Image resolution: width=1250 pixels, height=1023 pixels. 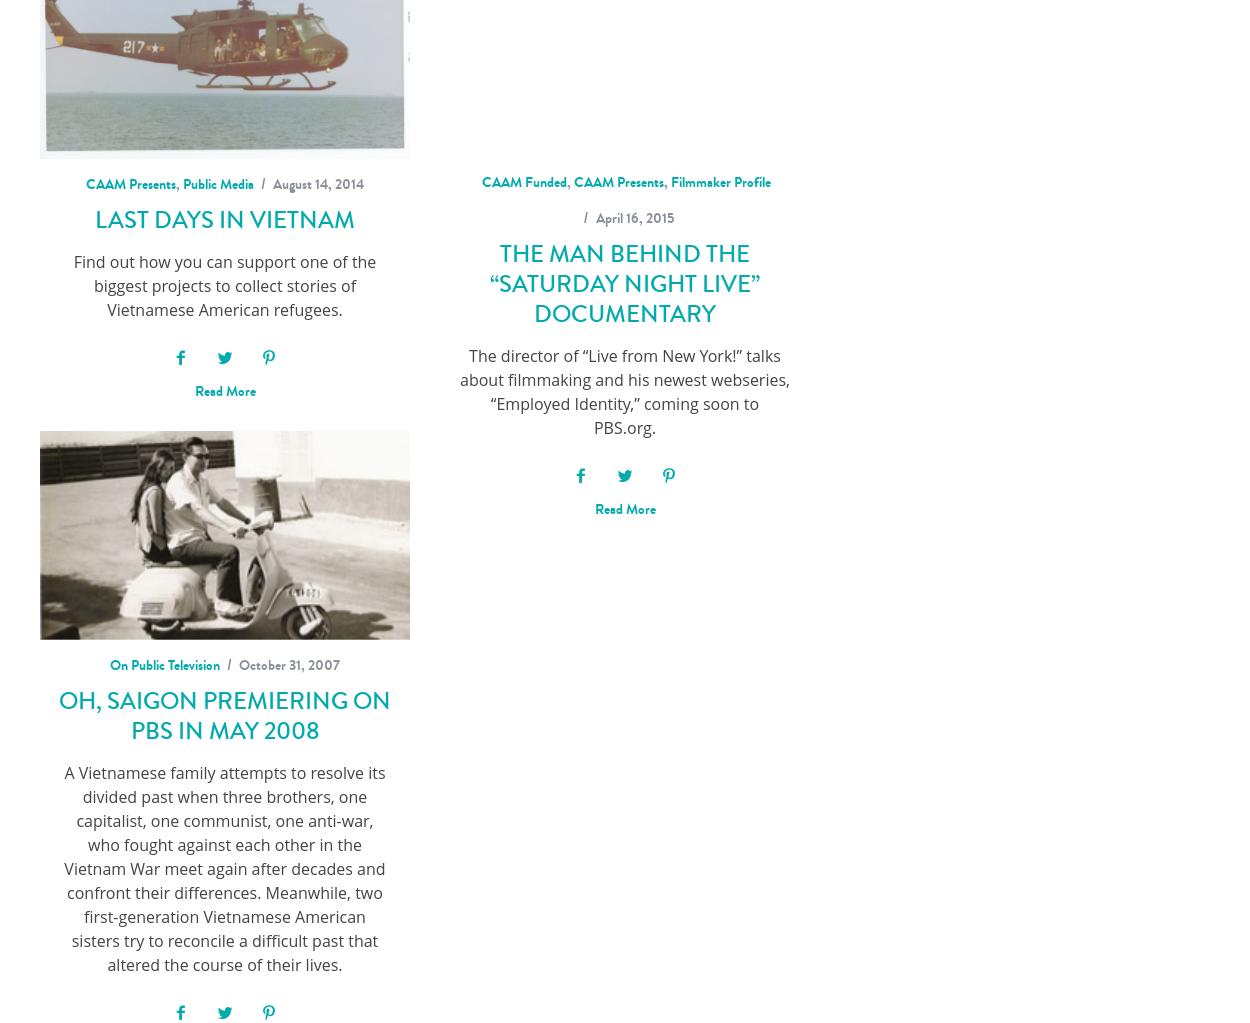 What do you see at coordinates (224, 715) in the screenshot?
I see `'OH, SAIGON Premiering on PBS in May 2008'` at bounding box center [224, 715].